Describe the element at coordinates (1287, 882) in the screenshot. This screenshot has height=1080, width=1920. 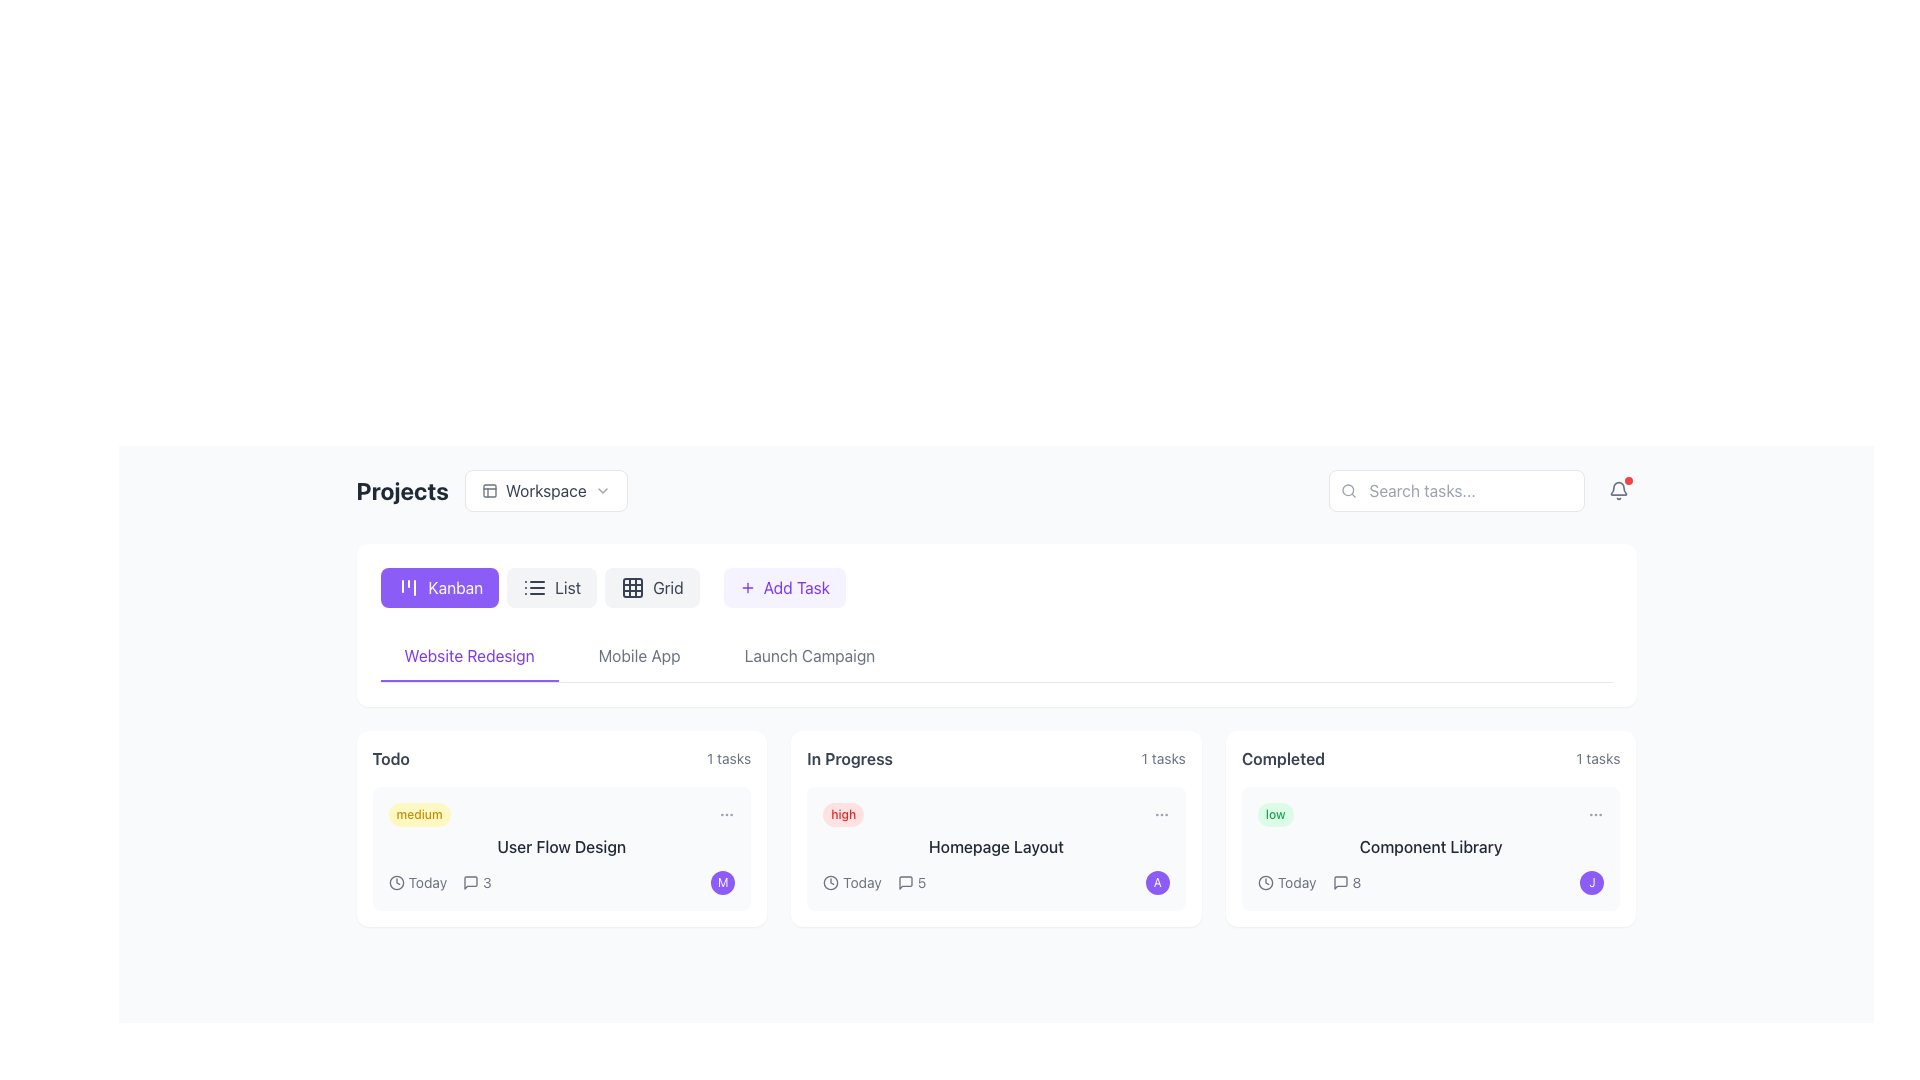
I see `the 'Today' text in the Icon and Text combination component located in the 'Completed' section of the 'Component Library' task card` at that location.